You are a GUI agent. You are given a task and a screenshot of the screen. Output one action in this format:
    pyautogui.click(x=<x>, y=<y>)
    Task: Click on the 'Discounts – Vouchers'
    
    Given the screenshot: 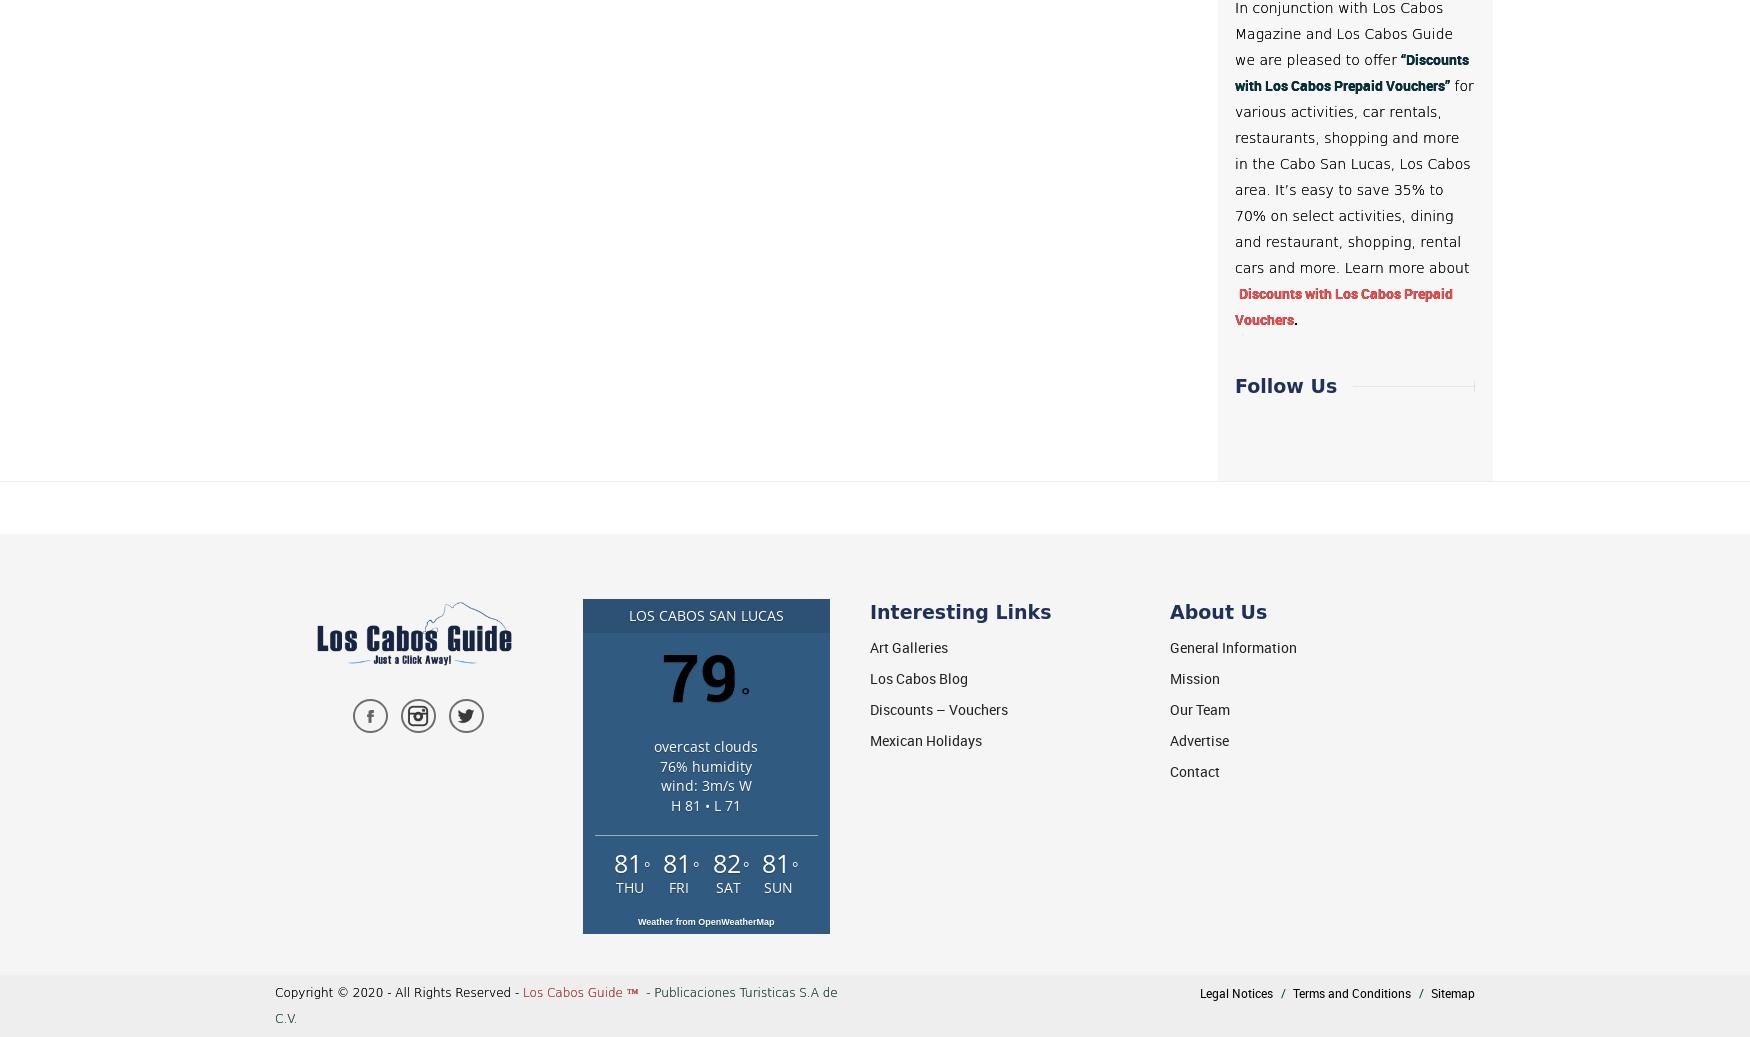 What is the action you would take?
    pyautogui.click(x=939, y=709)
    